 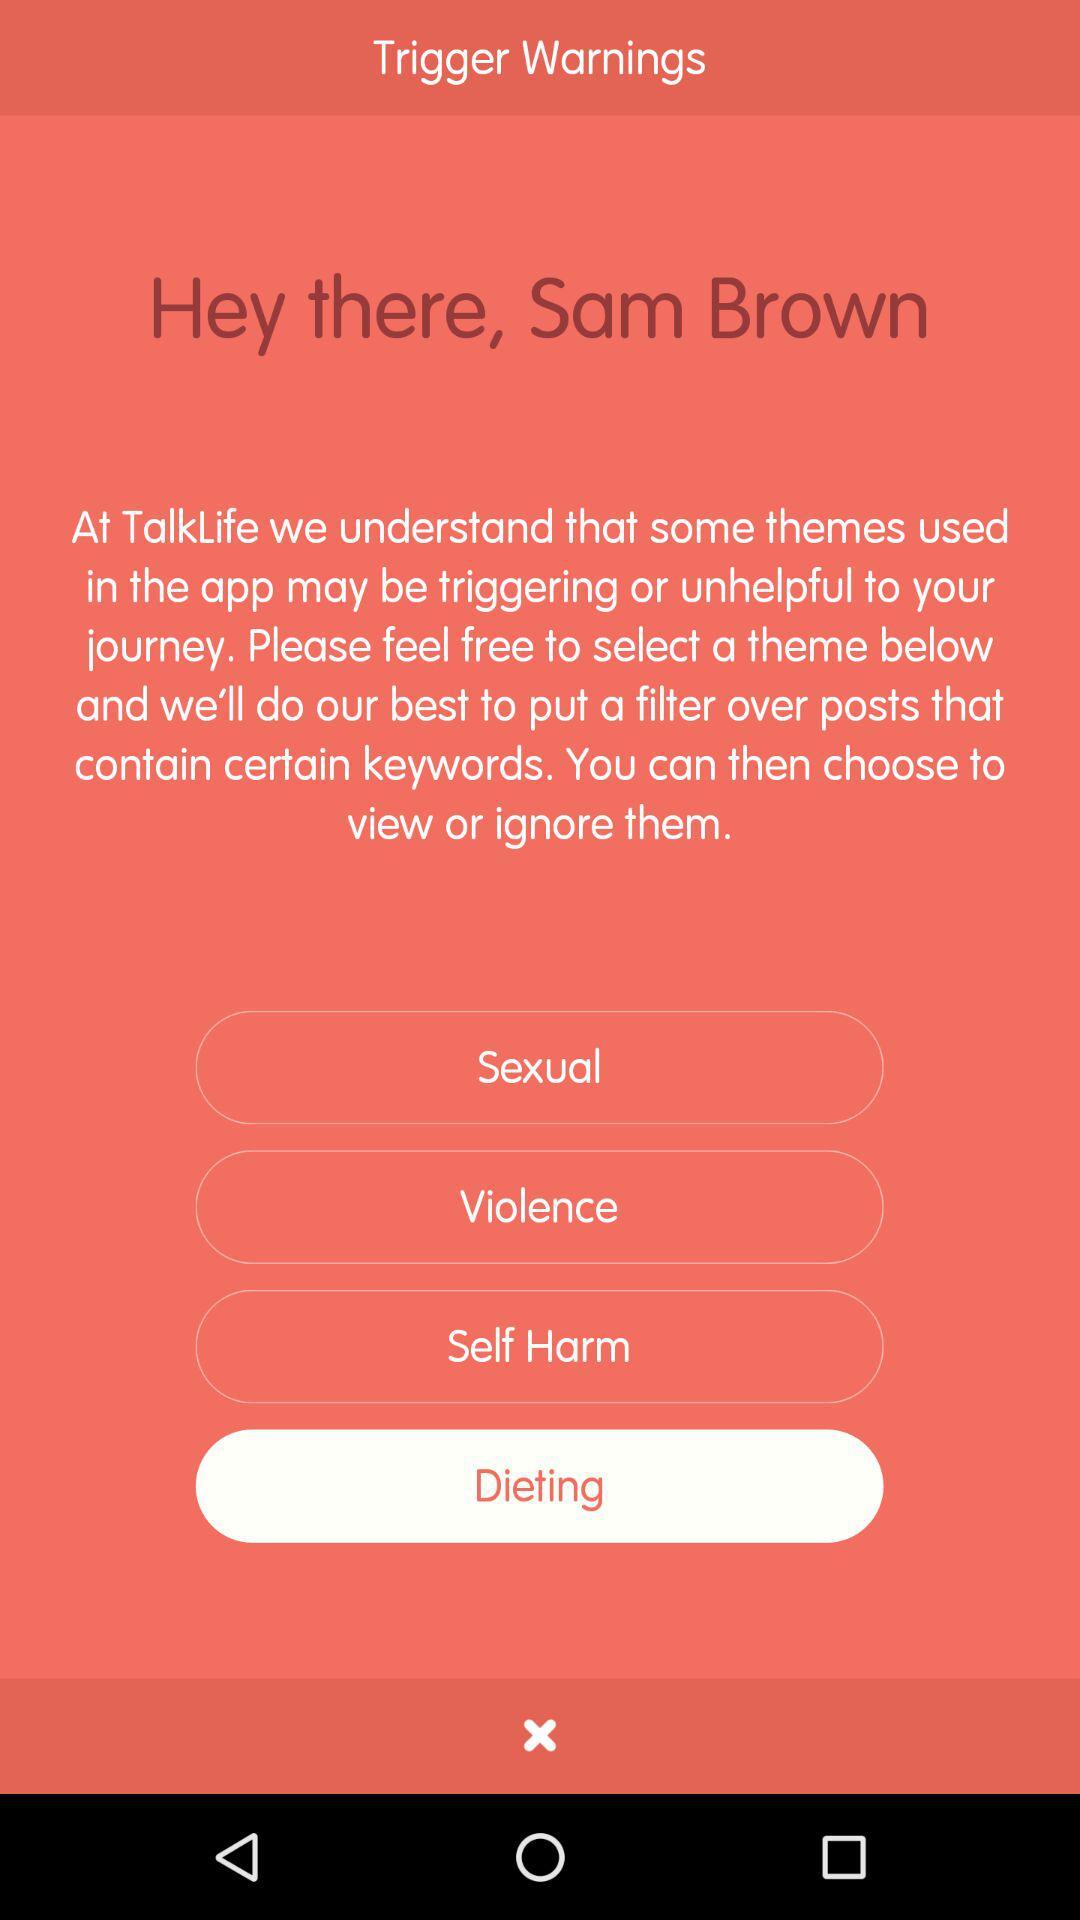 What do you see at coordinates (538, 1206) in the screenshot?
I see `the violence` at bounding box center [538, 1206].